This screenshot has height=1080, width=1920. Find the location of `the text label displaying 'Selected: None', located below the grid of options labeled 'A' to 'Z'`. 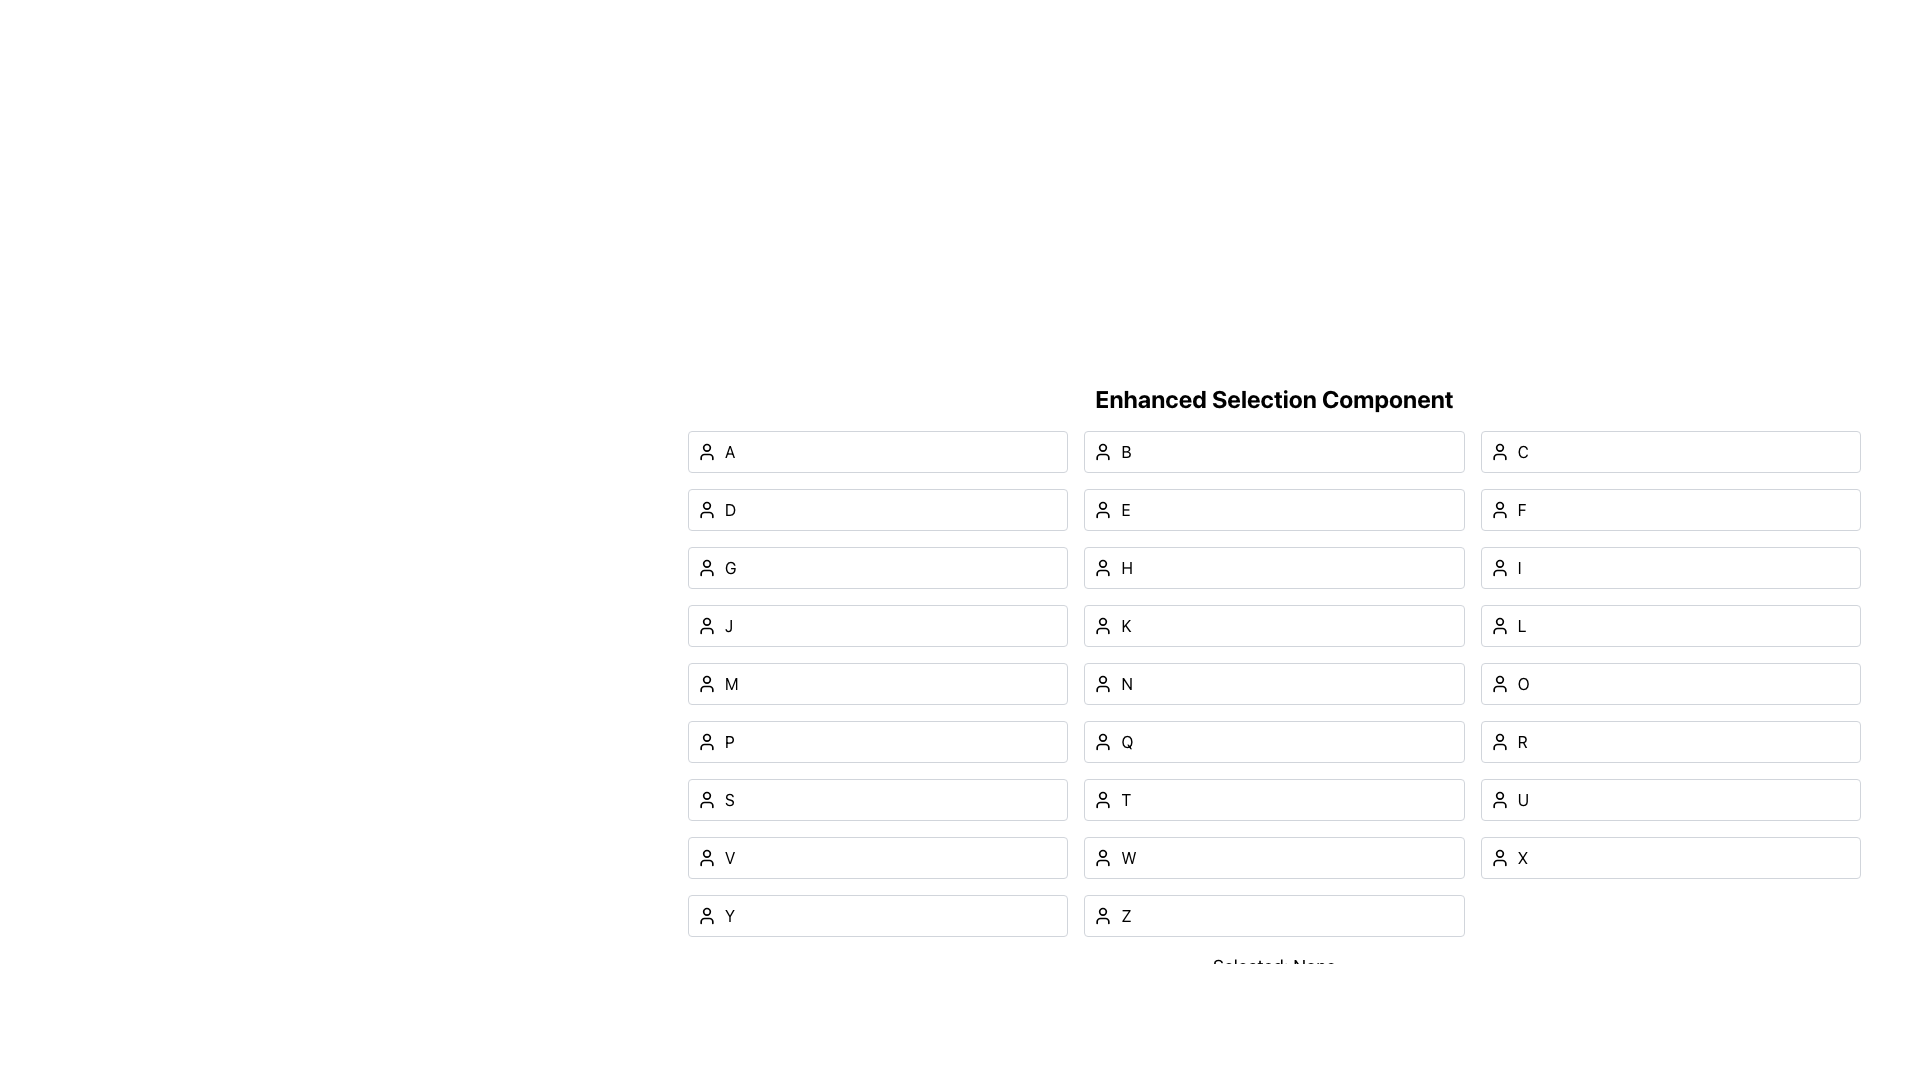

the text label displaying 'Selected: None', located below the grid of options labeled 'A' to 'Z' is located at coordinates (1273, 966).